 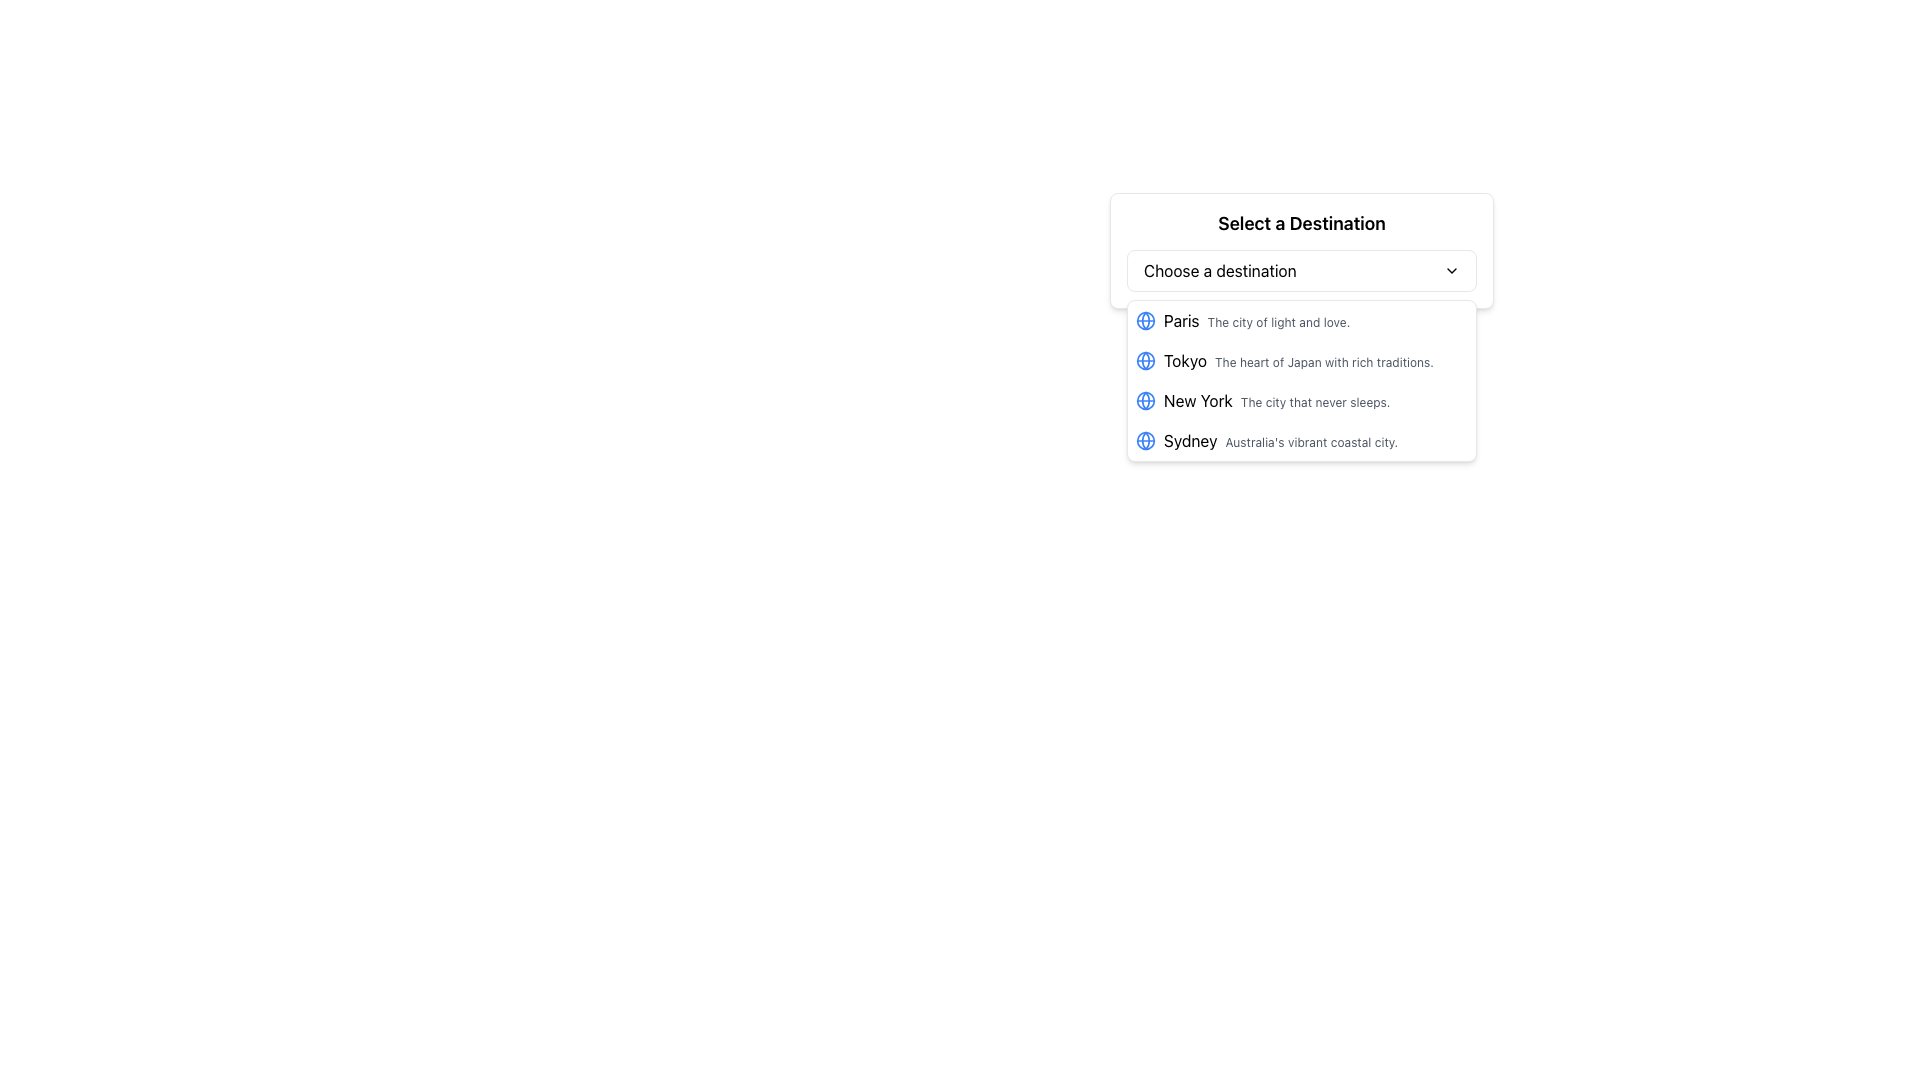 What do you see at coordinates (1281, 439) in the screenshot?
I see `the text label option that reads 'Sydney Australia's vibrant coastal city.' in the dropdown menu under 'Choose a destination'` at bounding box center [1281, 439].